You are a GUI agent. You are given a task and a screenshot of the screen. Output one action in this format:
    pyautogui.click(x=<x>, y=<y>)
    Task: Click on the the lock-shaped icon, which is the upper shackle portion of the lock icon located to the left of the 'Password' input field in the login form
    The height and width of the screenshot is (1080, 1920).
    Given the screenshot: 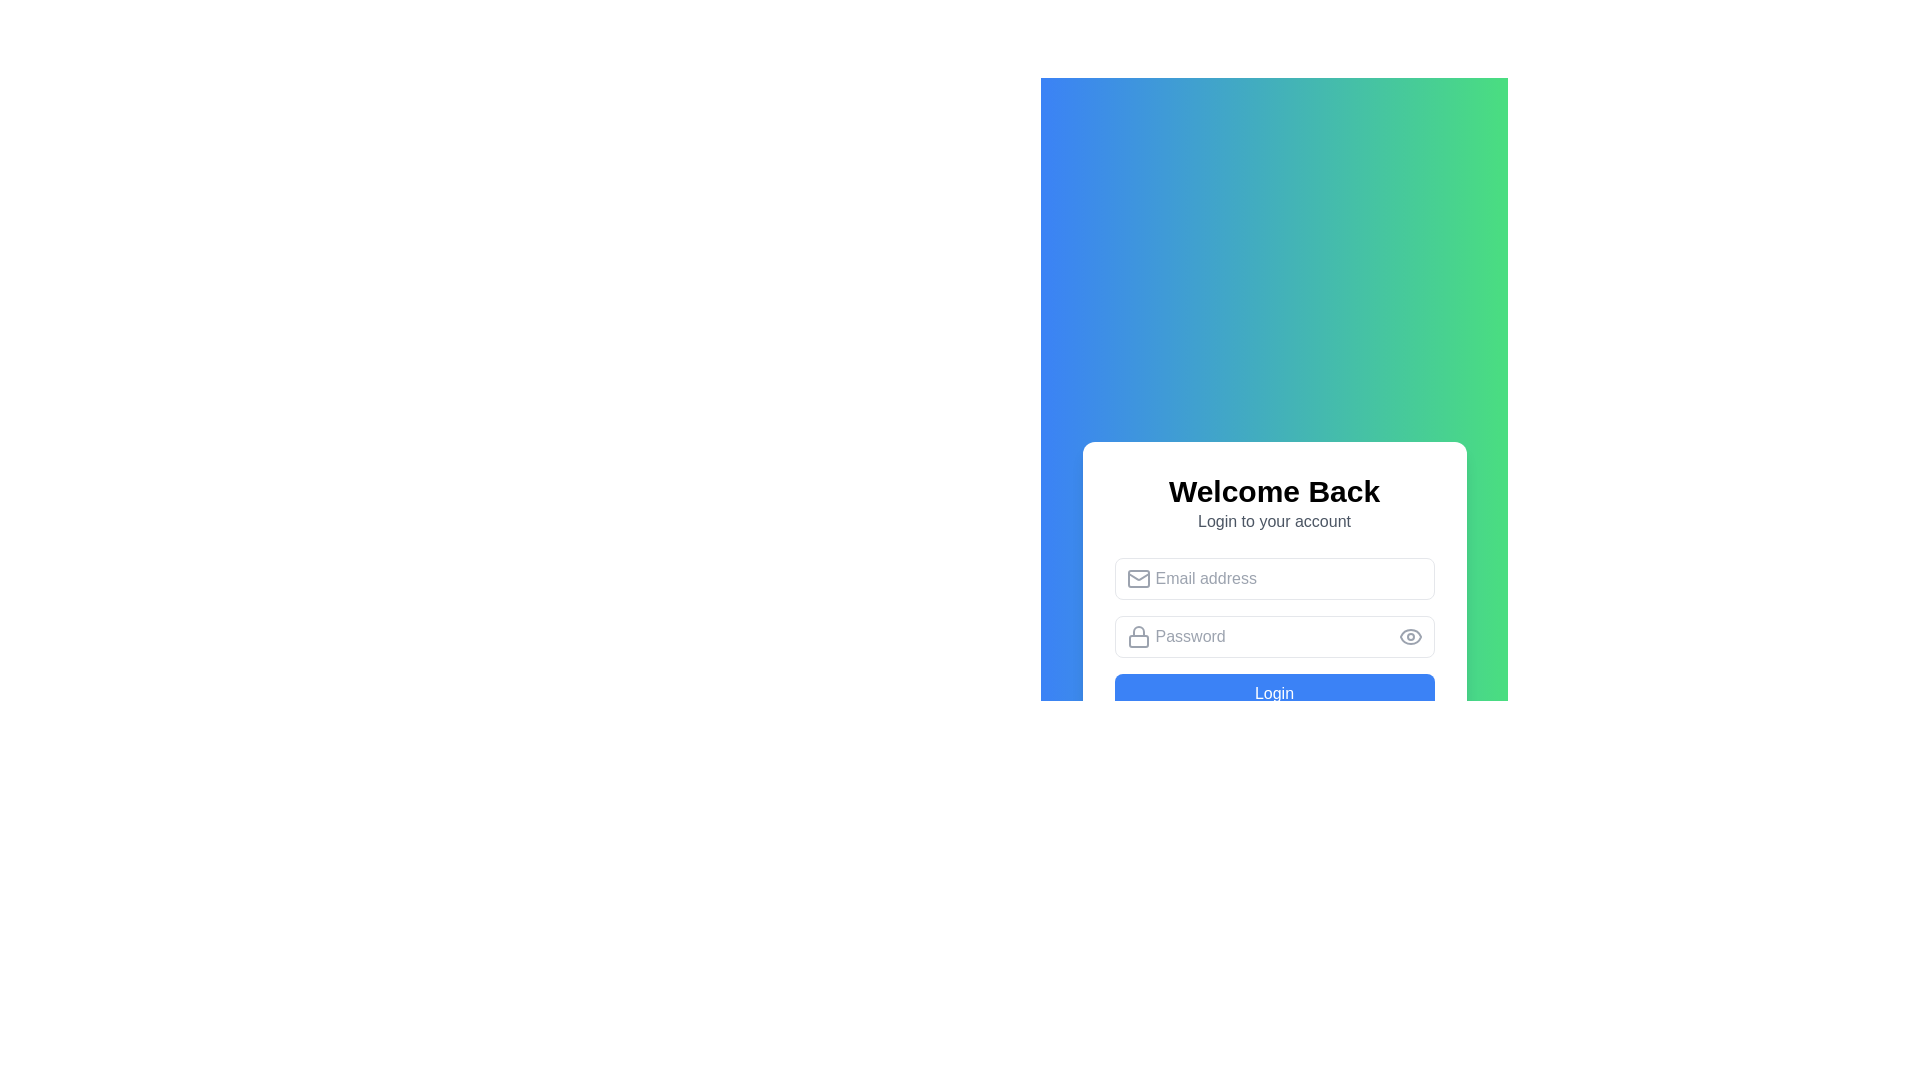 What is the action you would take?
    pyautogui.click(x=1138, y=631)
    